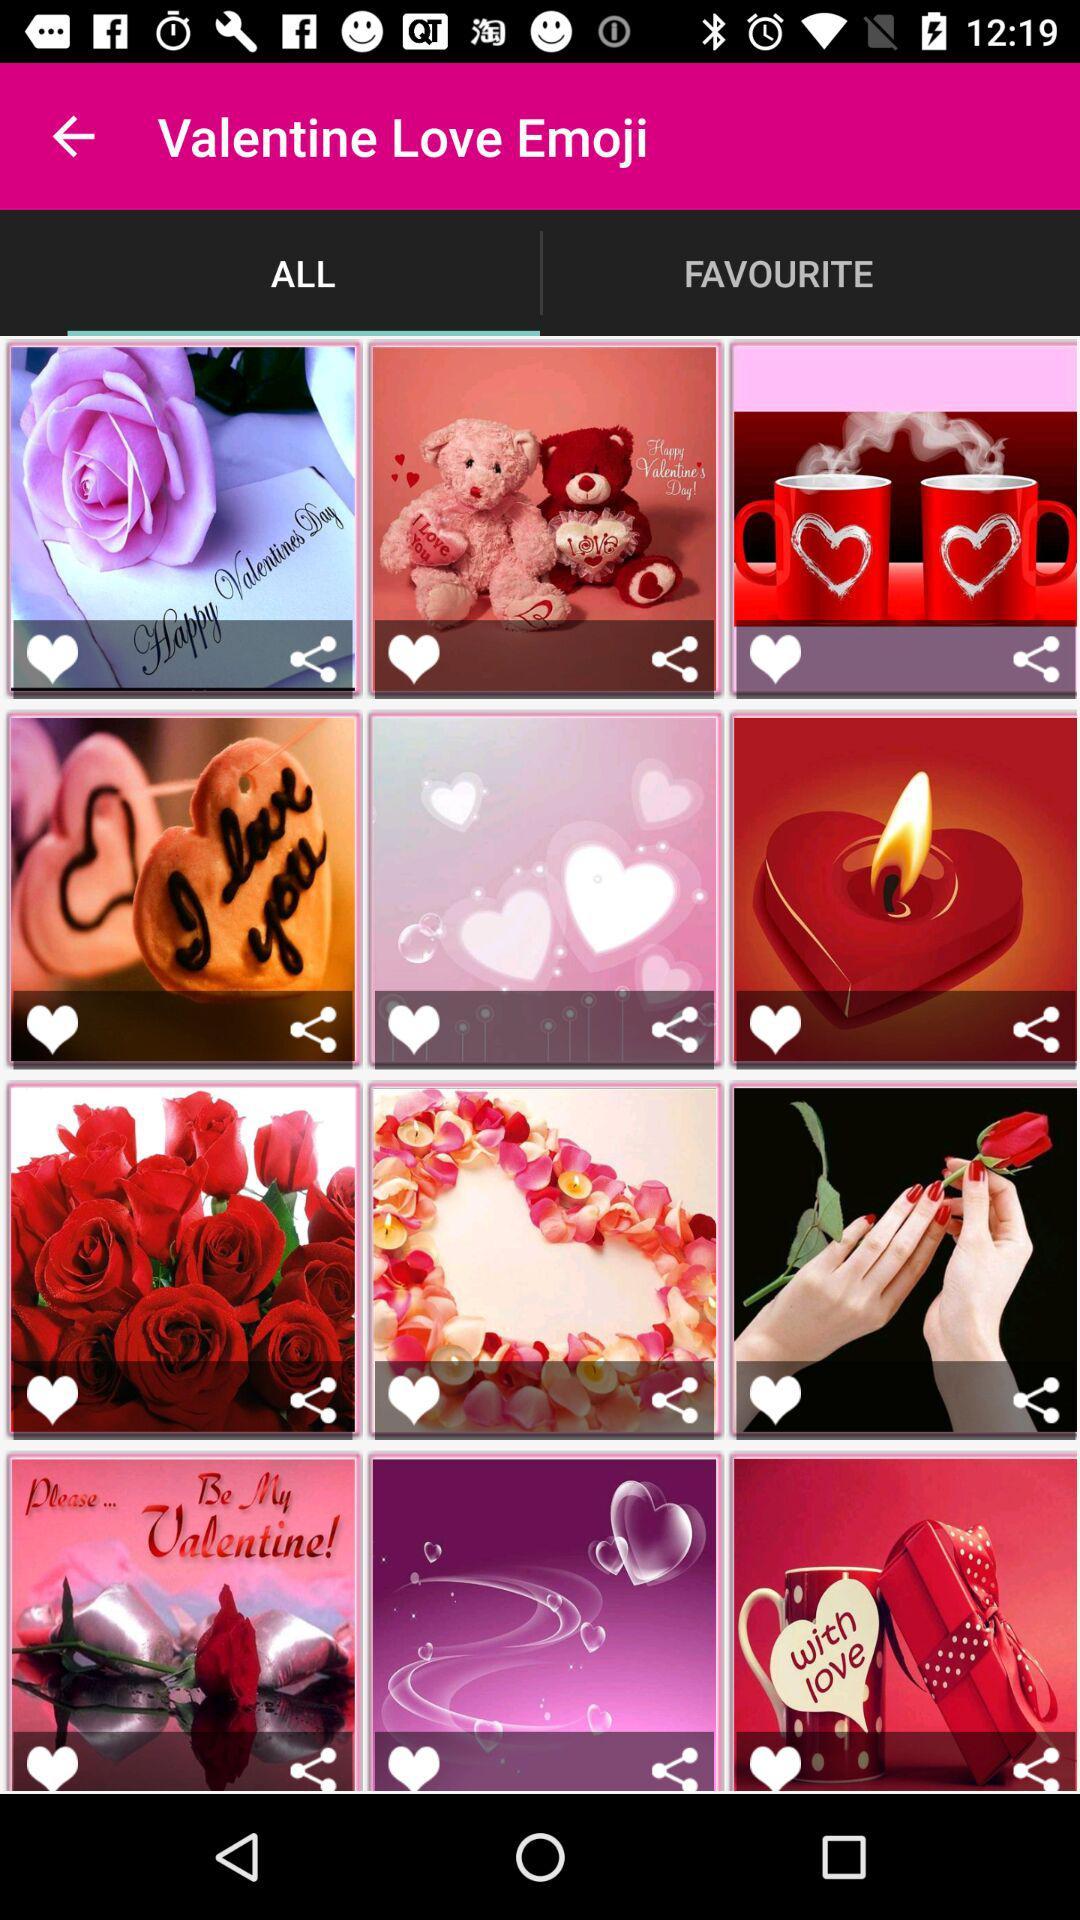 The image size is (1080, 1920). I want to click on button to like an emoji, so click(412, 1029).